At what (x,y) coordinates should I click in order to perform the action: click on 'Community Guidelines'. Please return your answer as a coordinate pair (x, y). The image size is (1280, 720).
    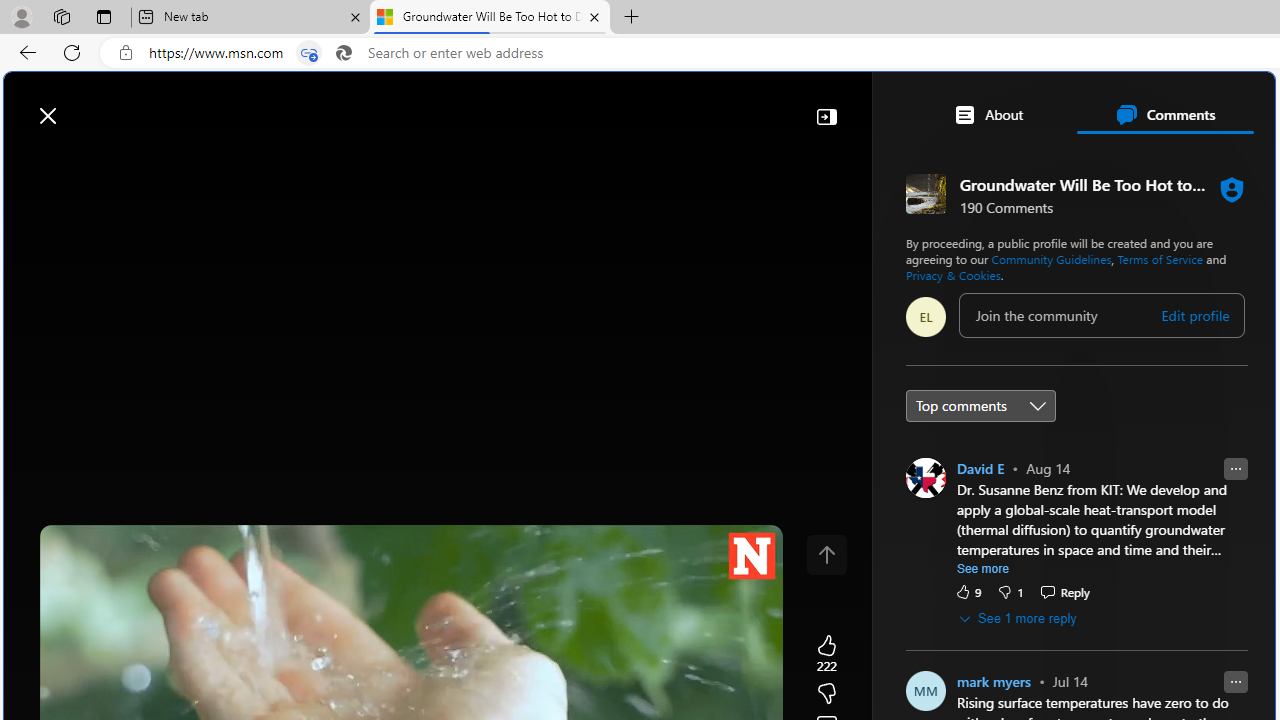
    Looking at the image, I should click on (1050, 257).